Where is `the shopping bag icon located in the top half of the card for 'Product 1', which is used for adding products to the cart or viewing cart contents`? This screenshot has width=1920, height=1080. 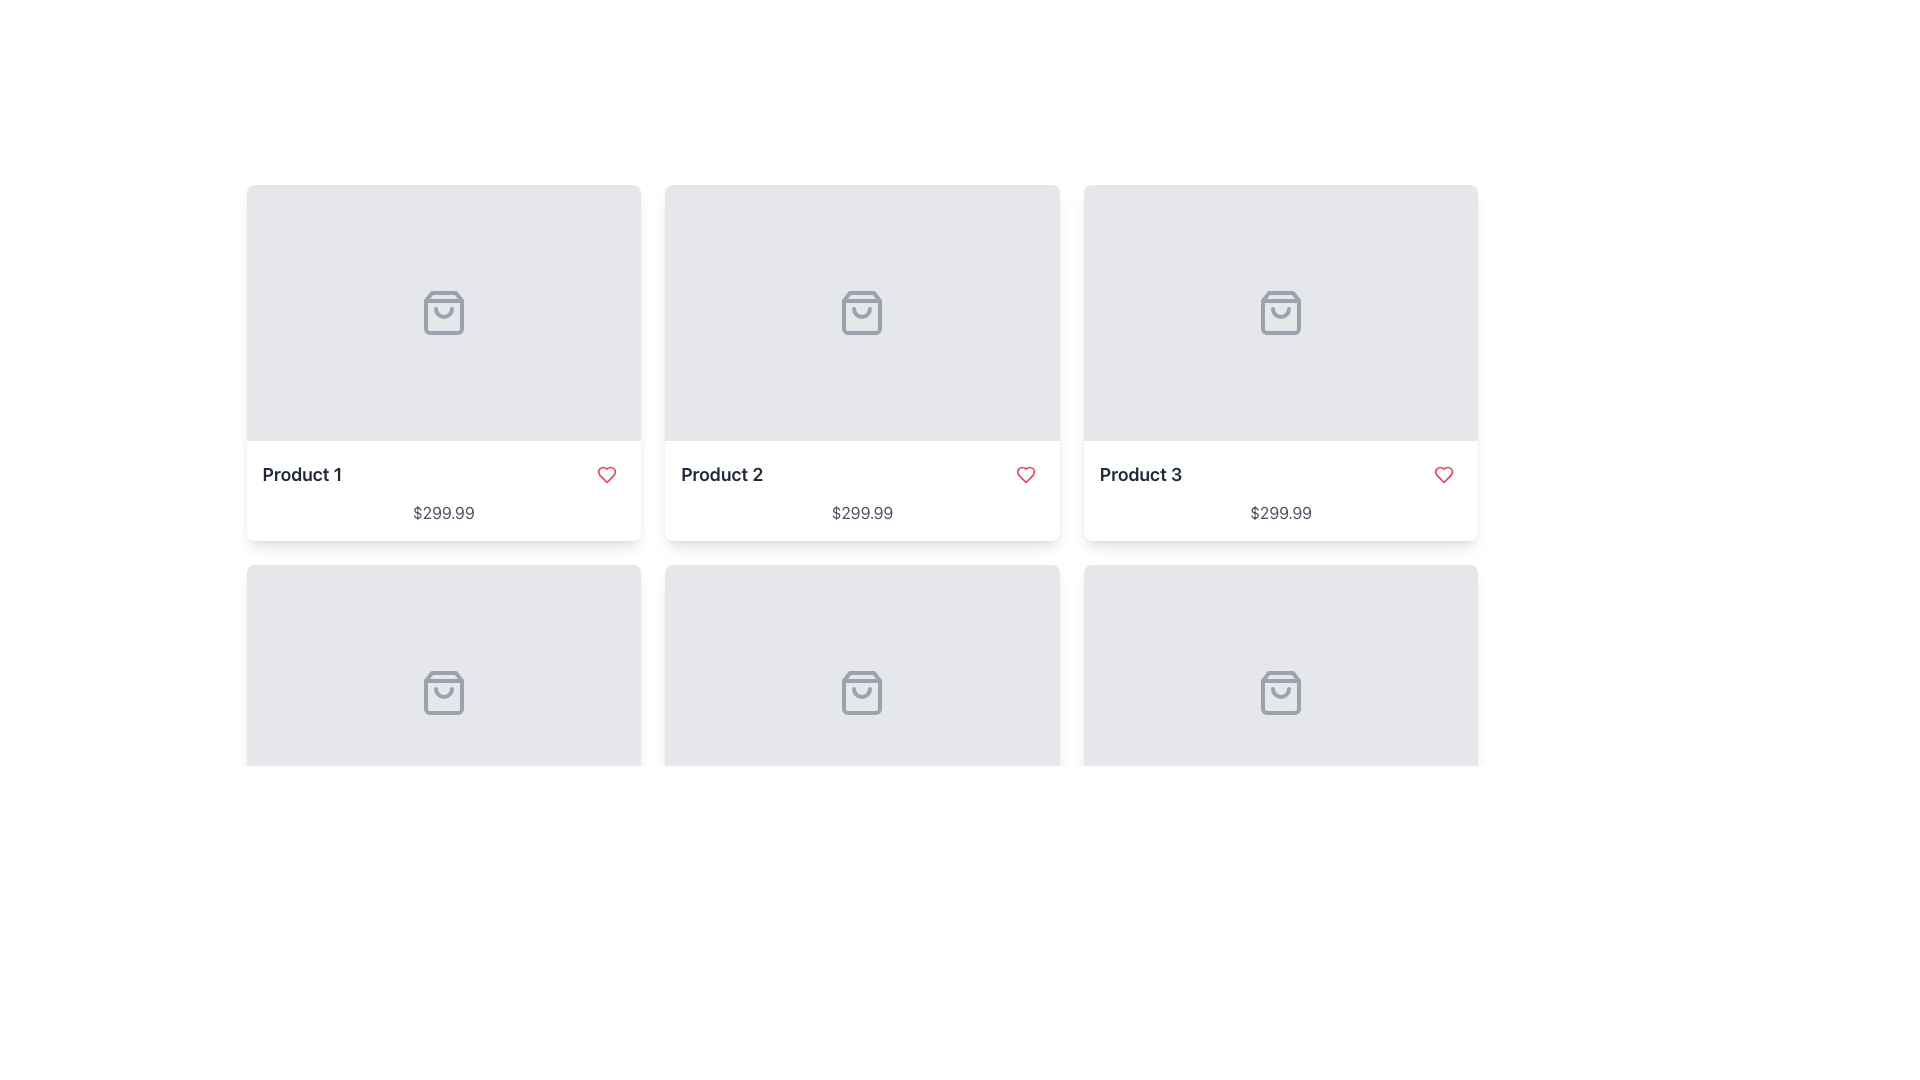 the shopping bag icon located in the top half of the card for 'Product 1', which is used for adding products to the cart or viewing cart contents is located at coordinates (442, 312).